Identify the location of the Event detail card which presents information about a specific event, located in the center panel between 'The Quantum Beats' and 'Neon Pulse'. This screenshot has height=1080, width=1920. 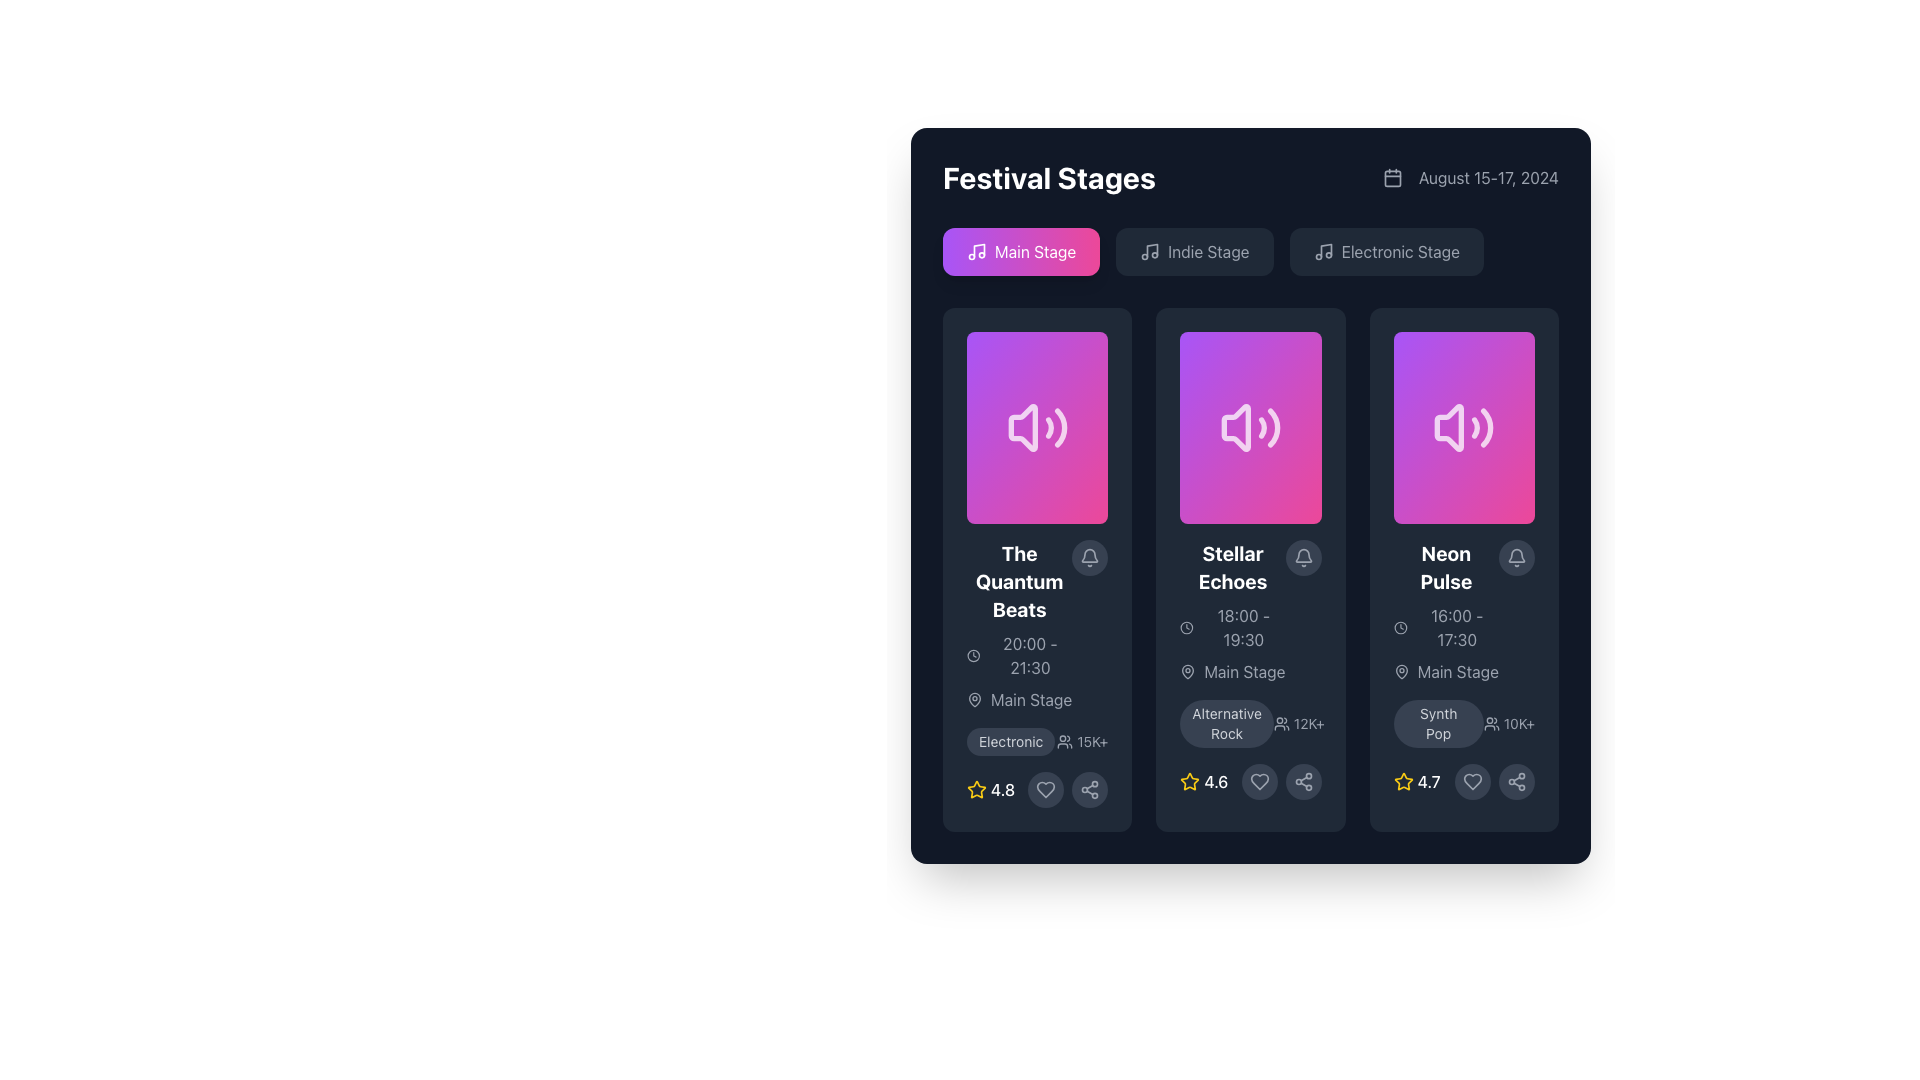
(1250, 570).